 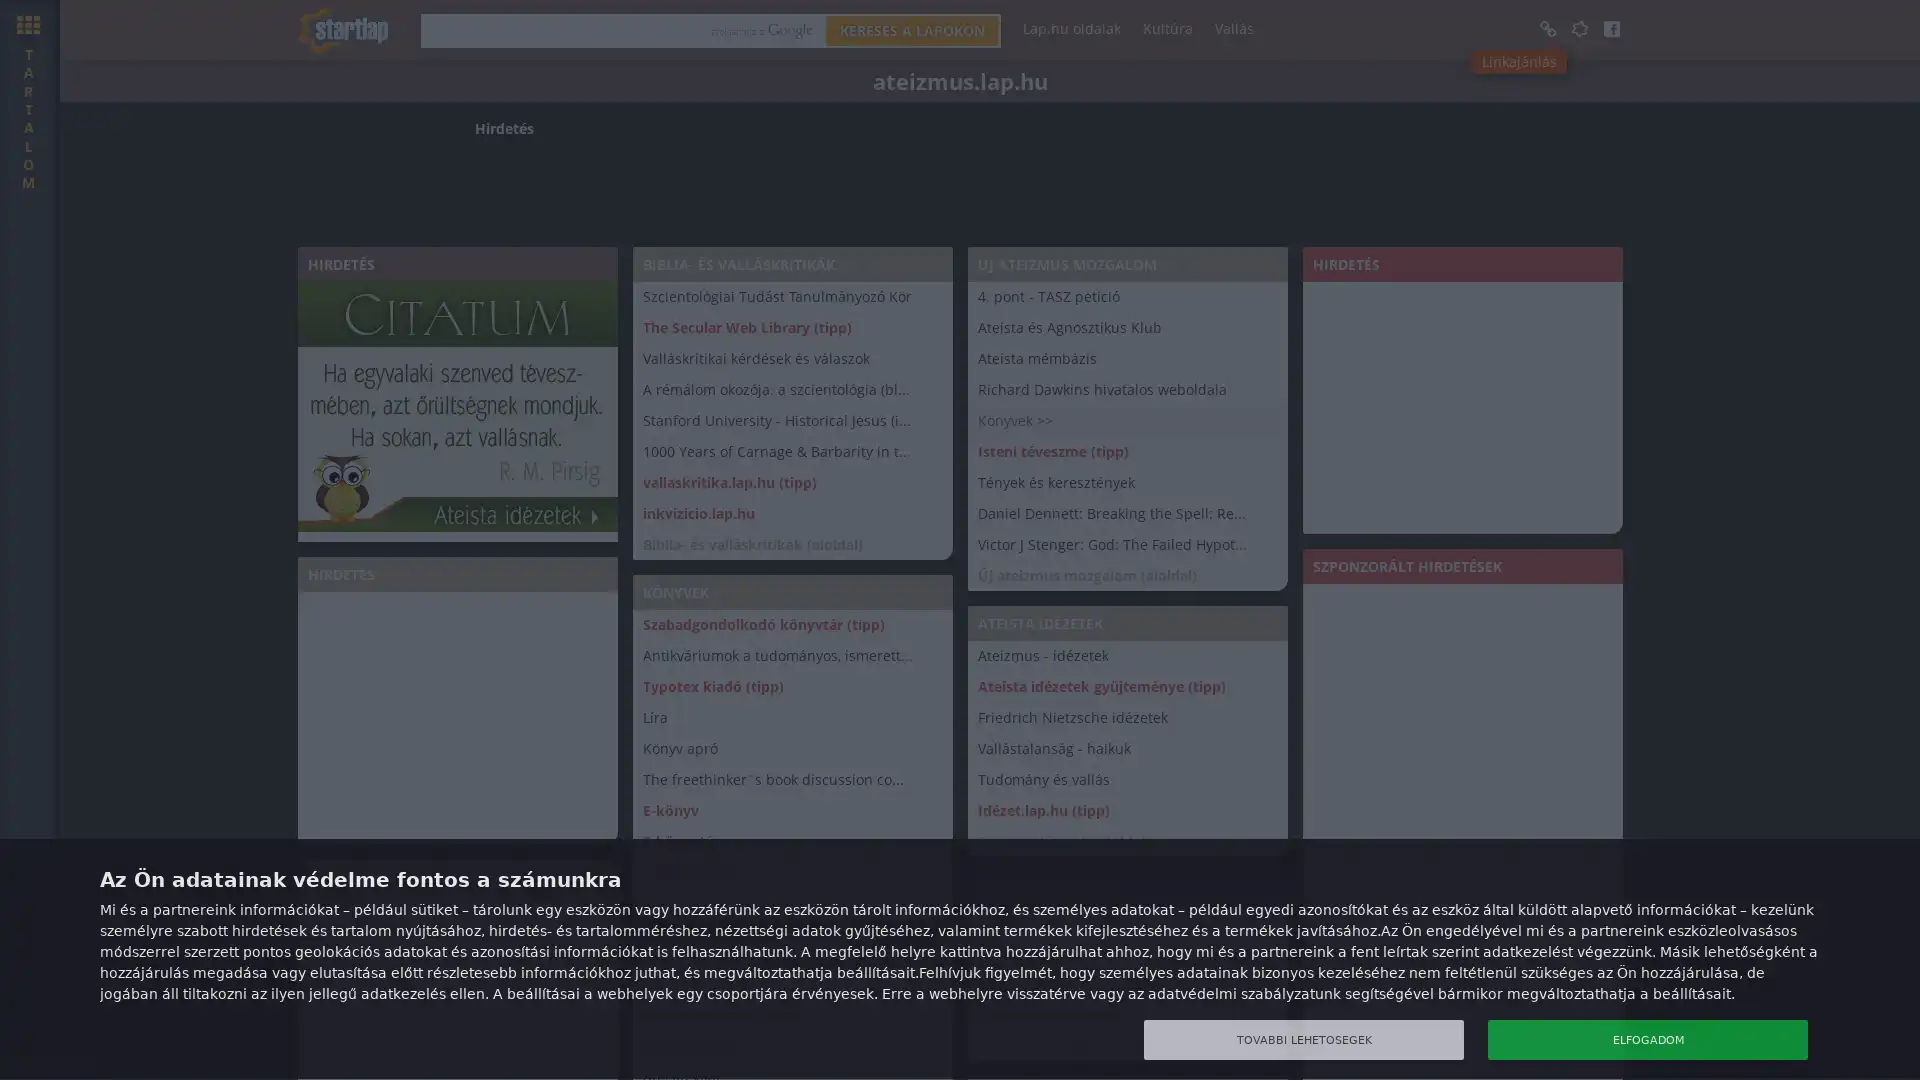 I want to click on TOVABBI LEHETOSEGEK, so click(x=1304, y=1039).